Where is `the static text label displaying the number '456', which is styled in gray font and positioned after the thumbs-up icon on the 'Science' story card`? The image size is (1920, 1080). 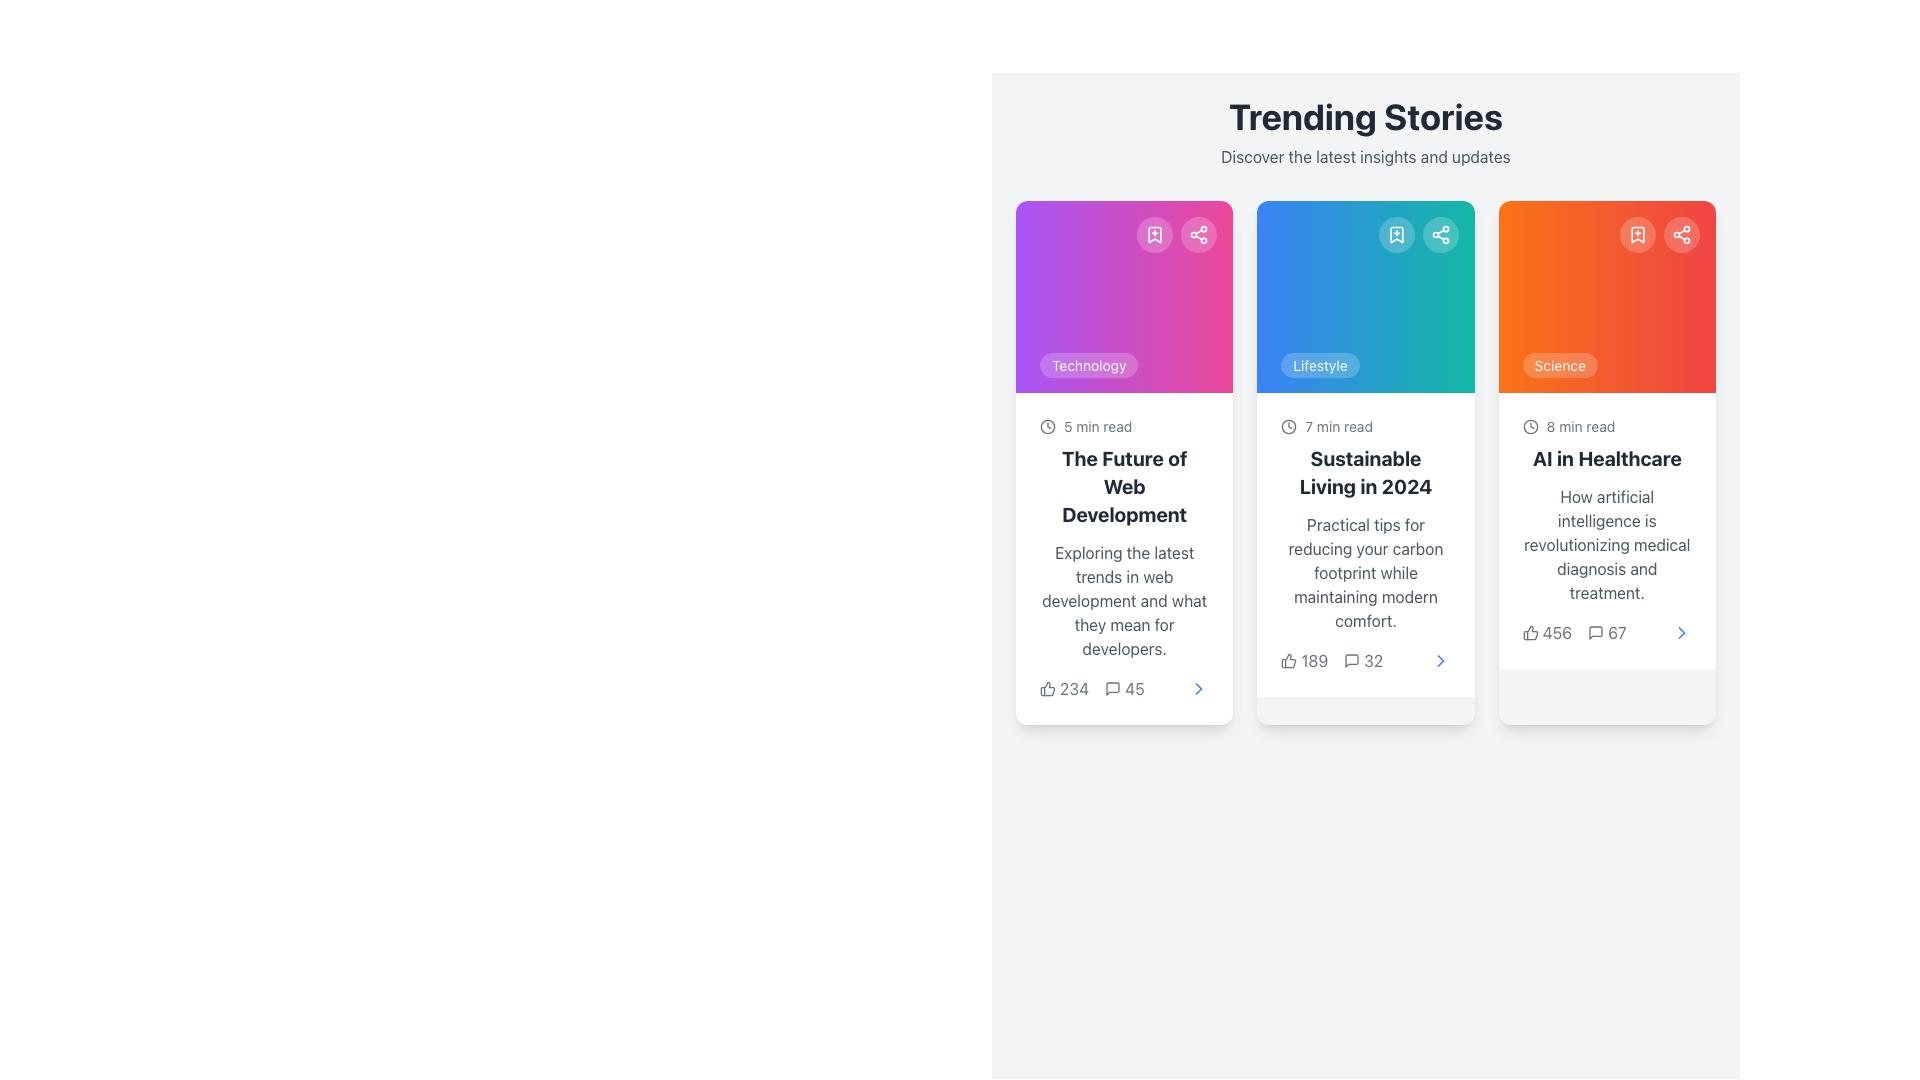
the static text label displaying the number '456', which is styled in gray font and positioned after the thumbs-up icon on the 'Science' story card is located at coordinates (1546, 632).